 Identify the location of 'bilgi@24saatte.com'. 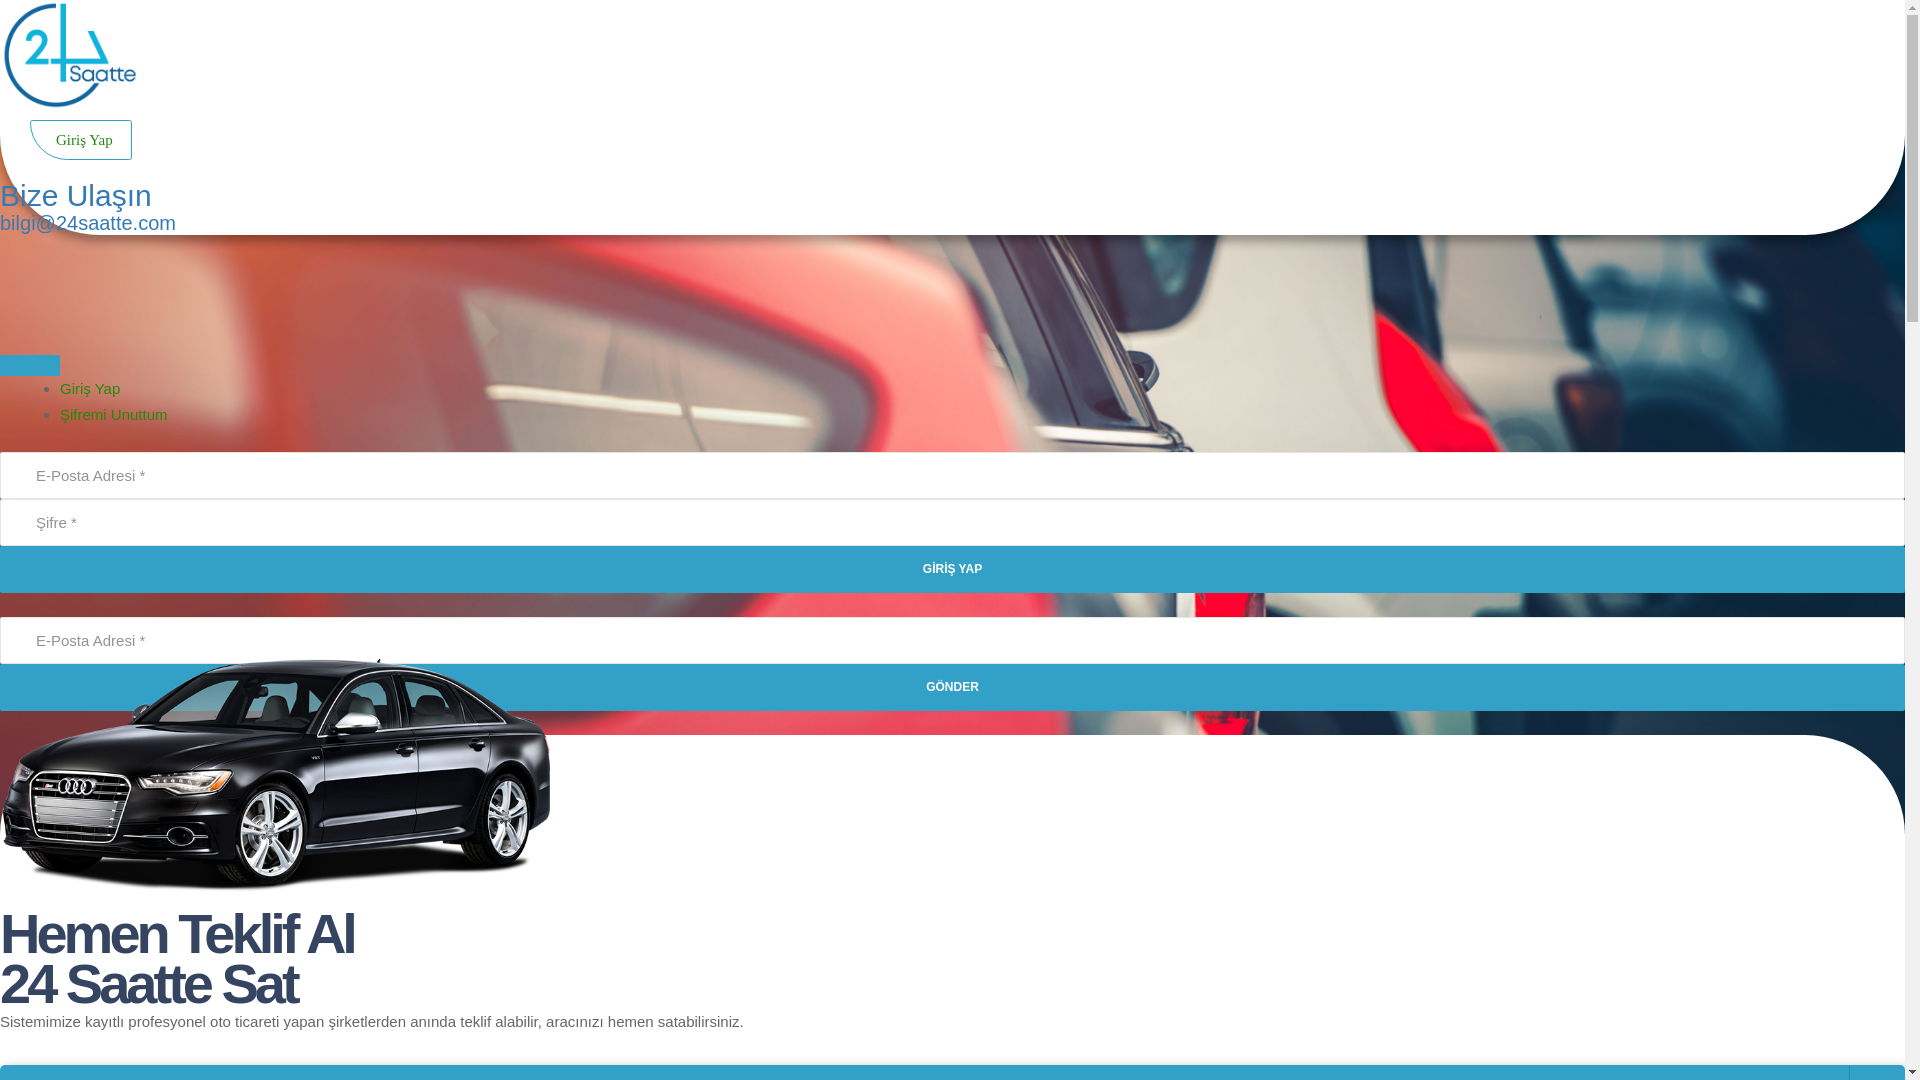
(0, 223).